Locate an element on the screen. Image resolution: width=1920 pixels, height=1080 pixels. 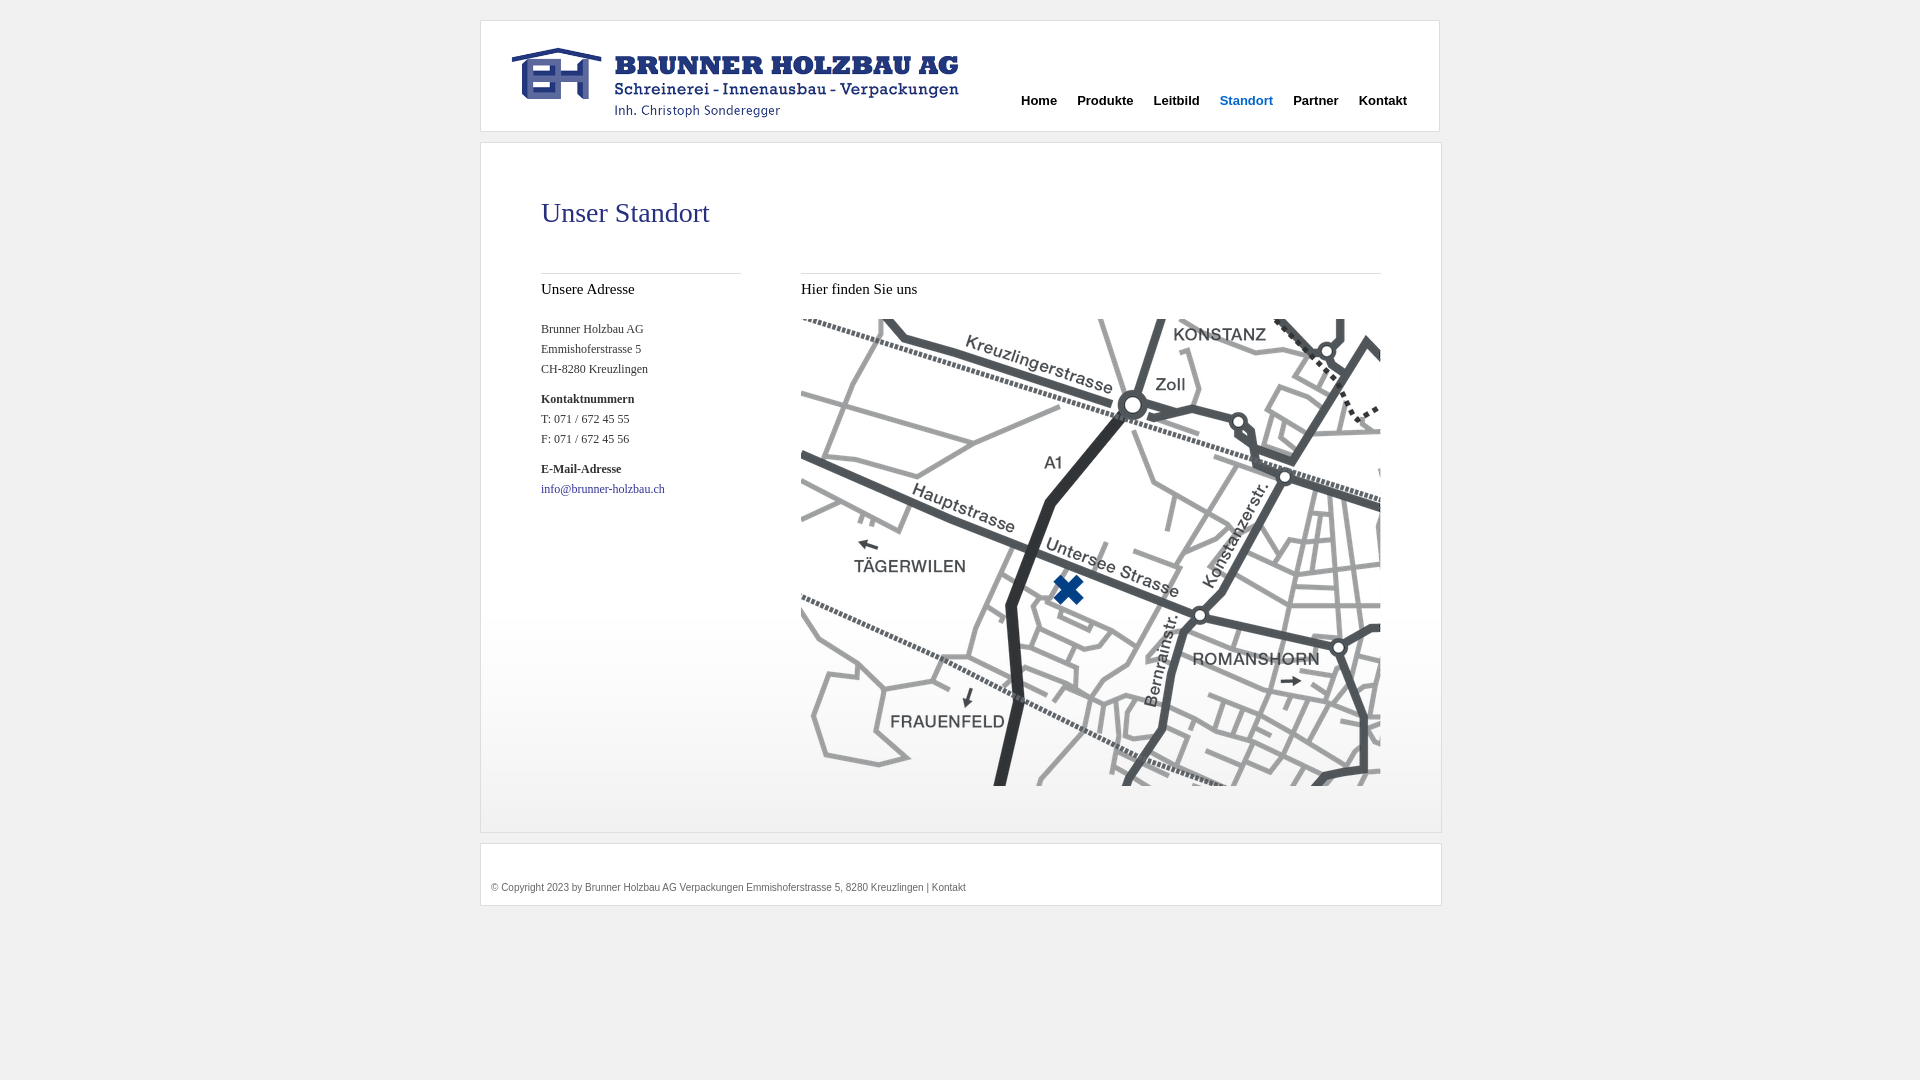
'Kontakt' is located at coordinates (948, 886).